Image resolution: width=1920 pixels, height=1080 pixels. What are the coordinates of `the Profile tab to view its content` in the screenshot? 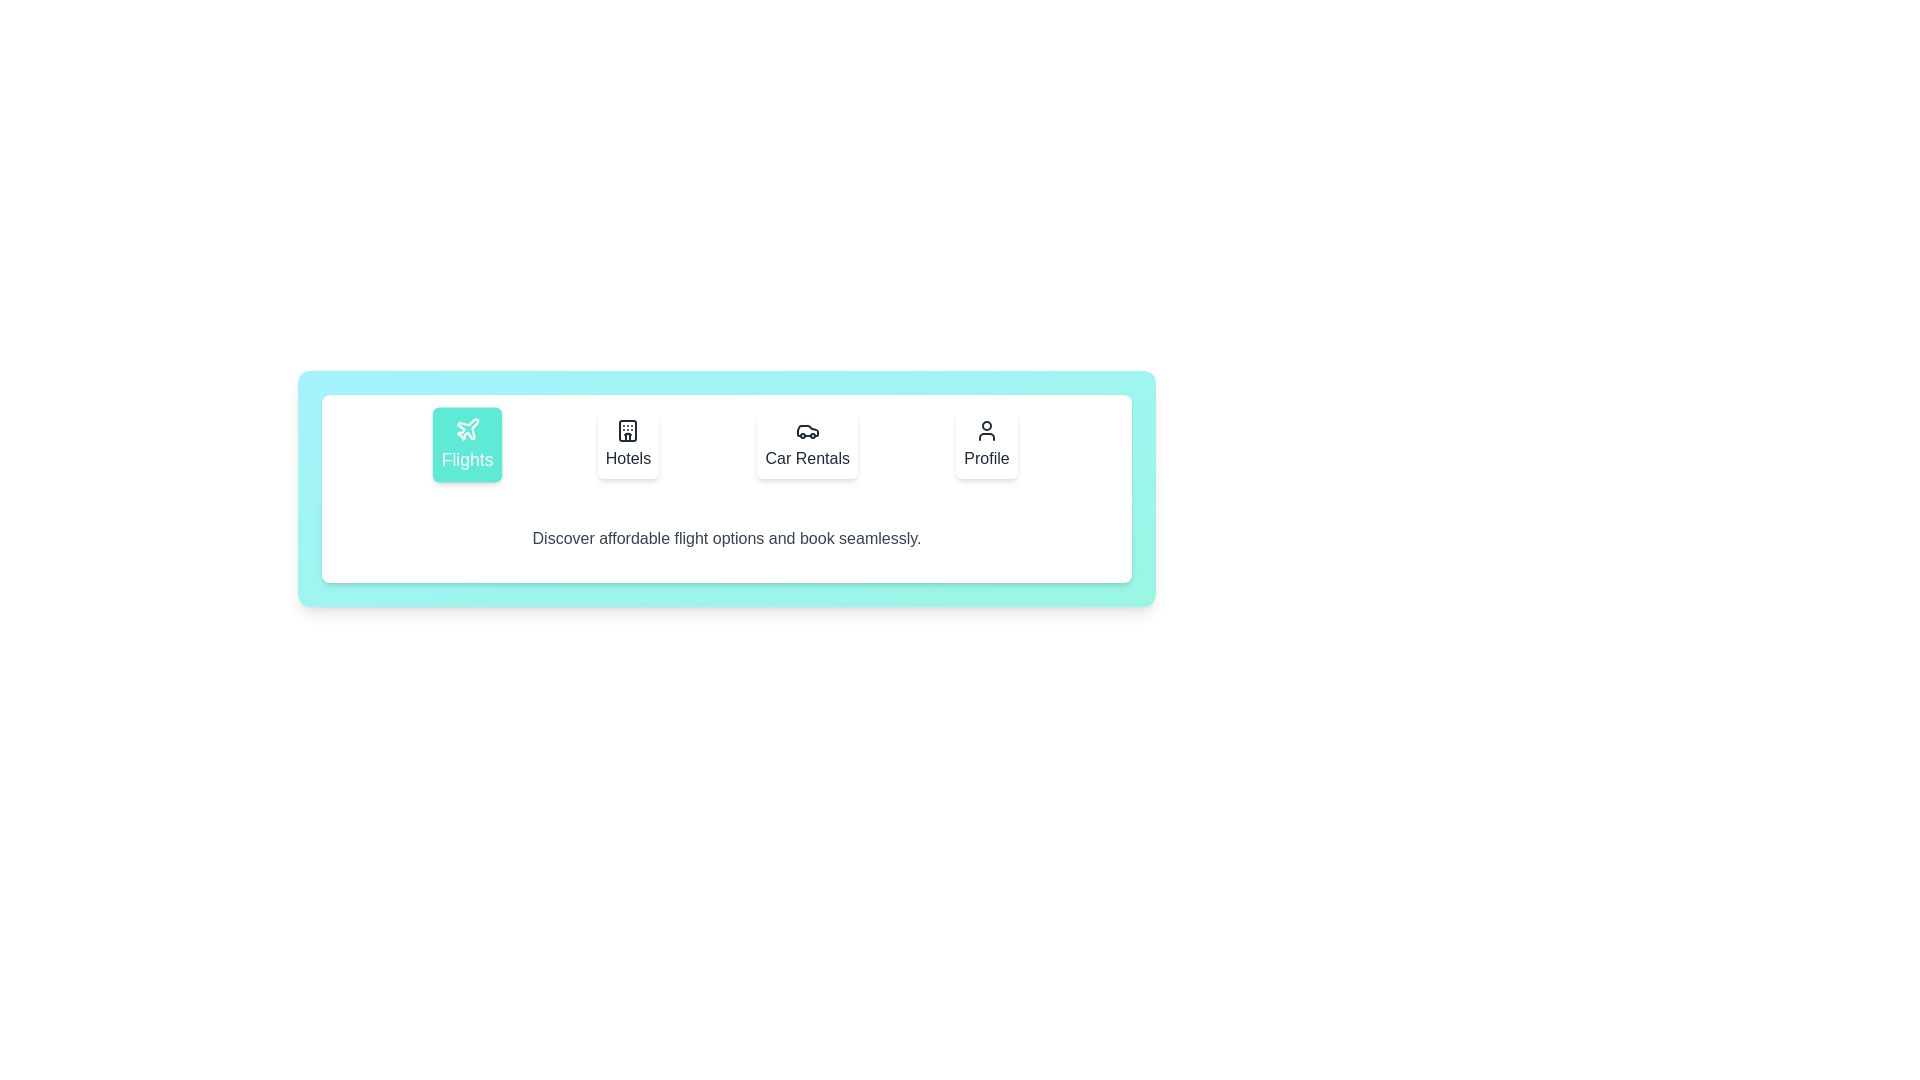 It's located at (986, 443).